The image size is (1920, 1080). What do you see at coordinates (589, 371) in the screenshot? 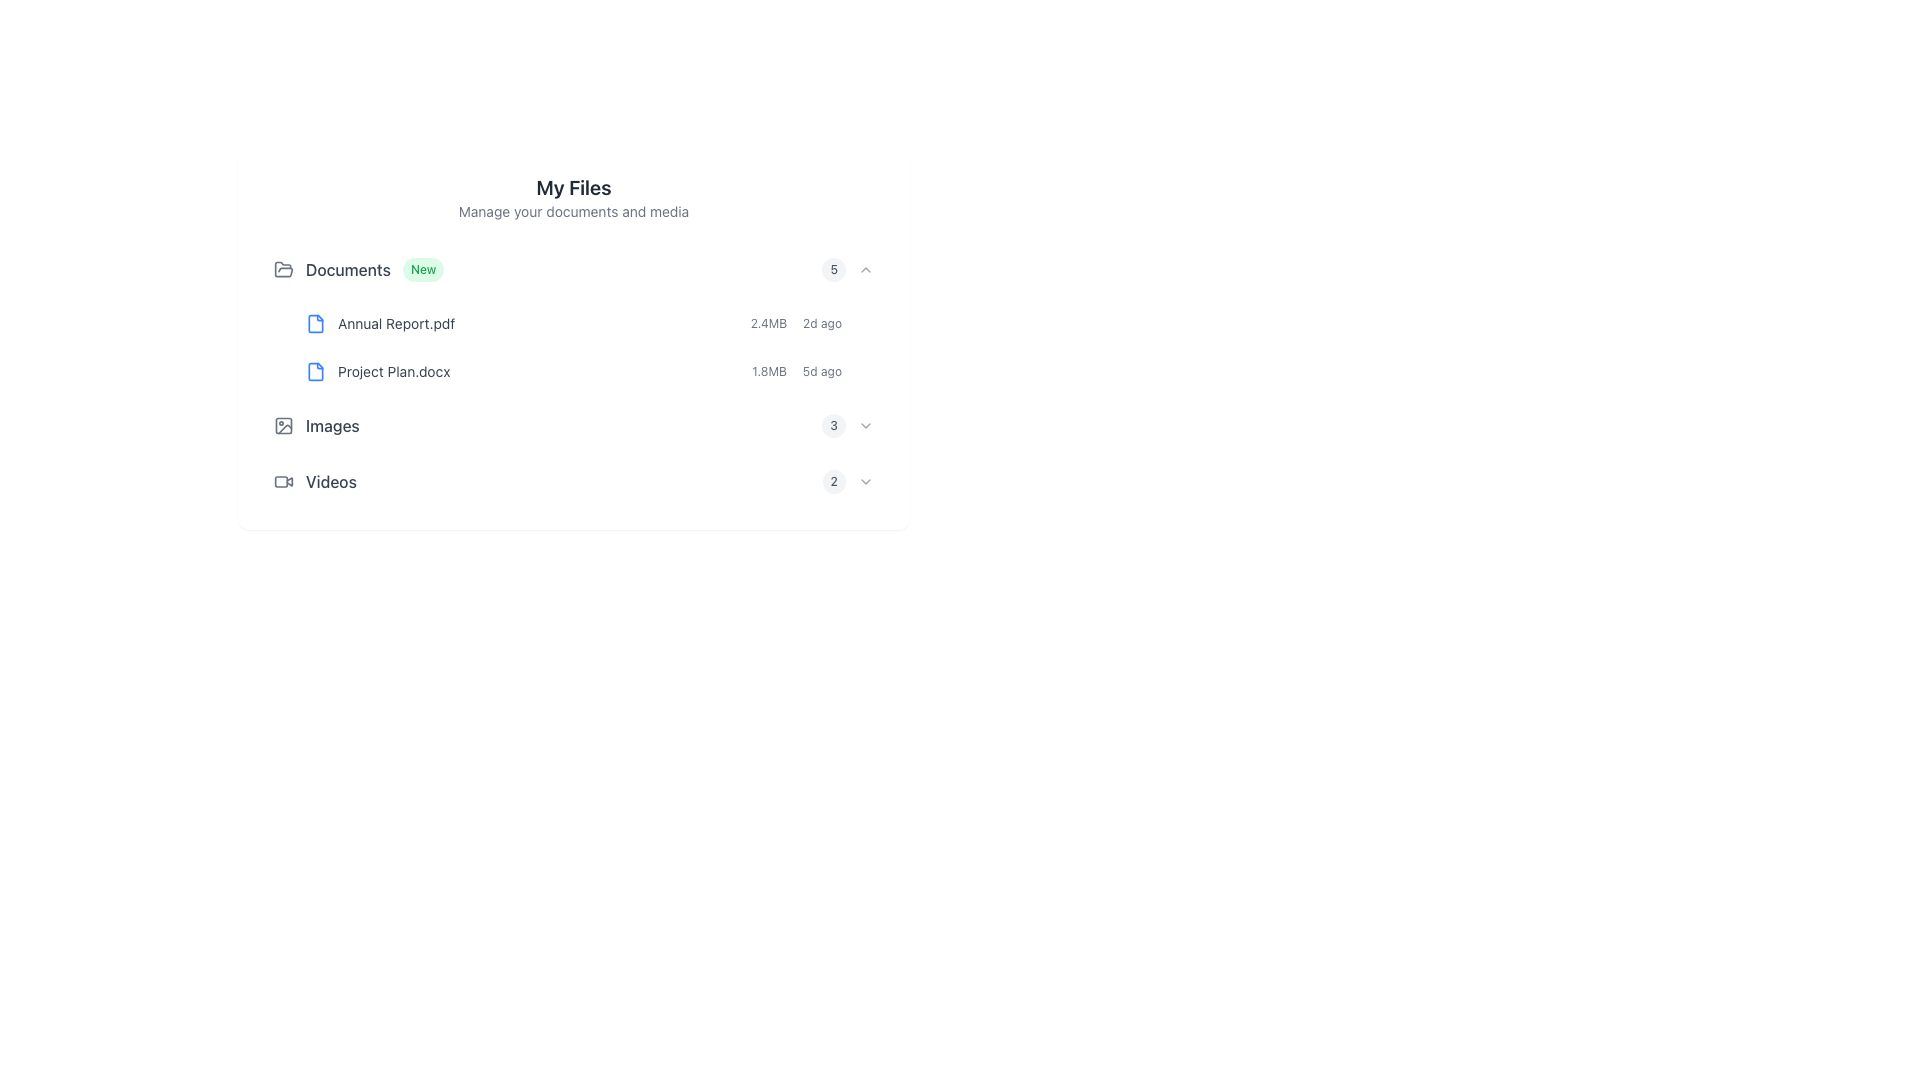
I see `the 'Project Plan.docx' file entry in the 'Documents' section of the 'My Files' interface` at bounding box center [589, 371].